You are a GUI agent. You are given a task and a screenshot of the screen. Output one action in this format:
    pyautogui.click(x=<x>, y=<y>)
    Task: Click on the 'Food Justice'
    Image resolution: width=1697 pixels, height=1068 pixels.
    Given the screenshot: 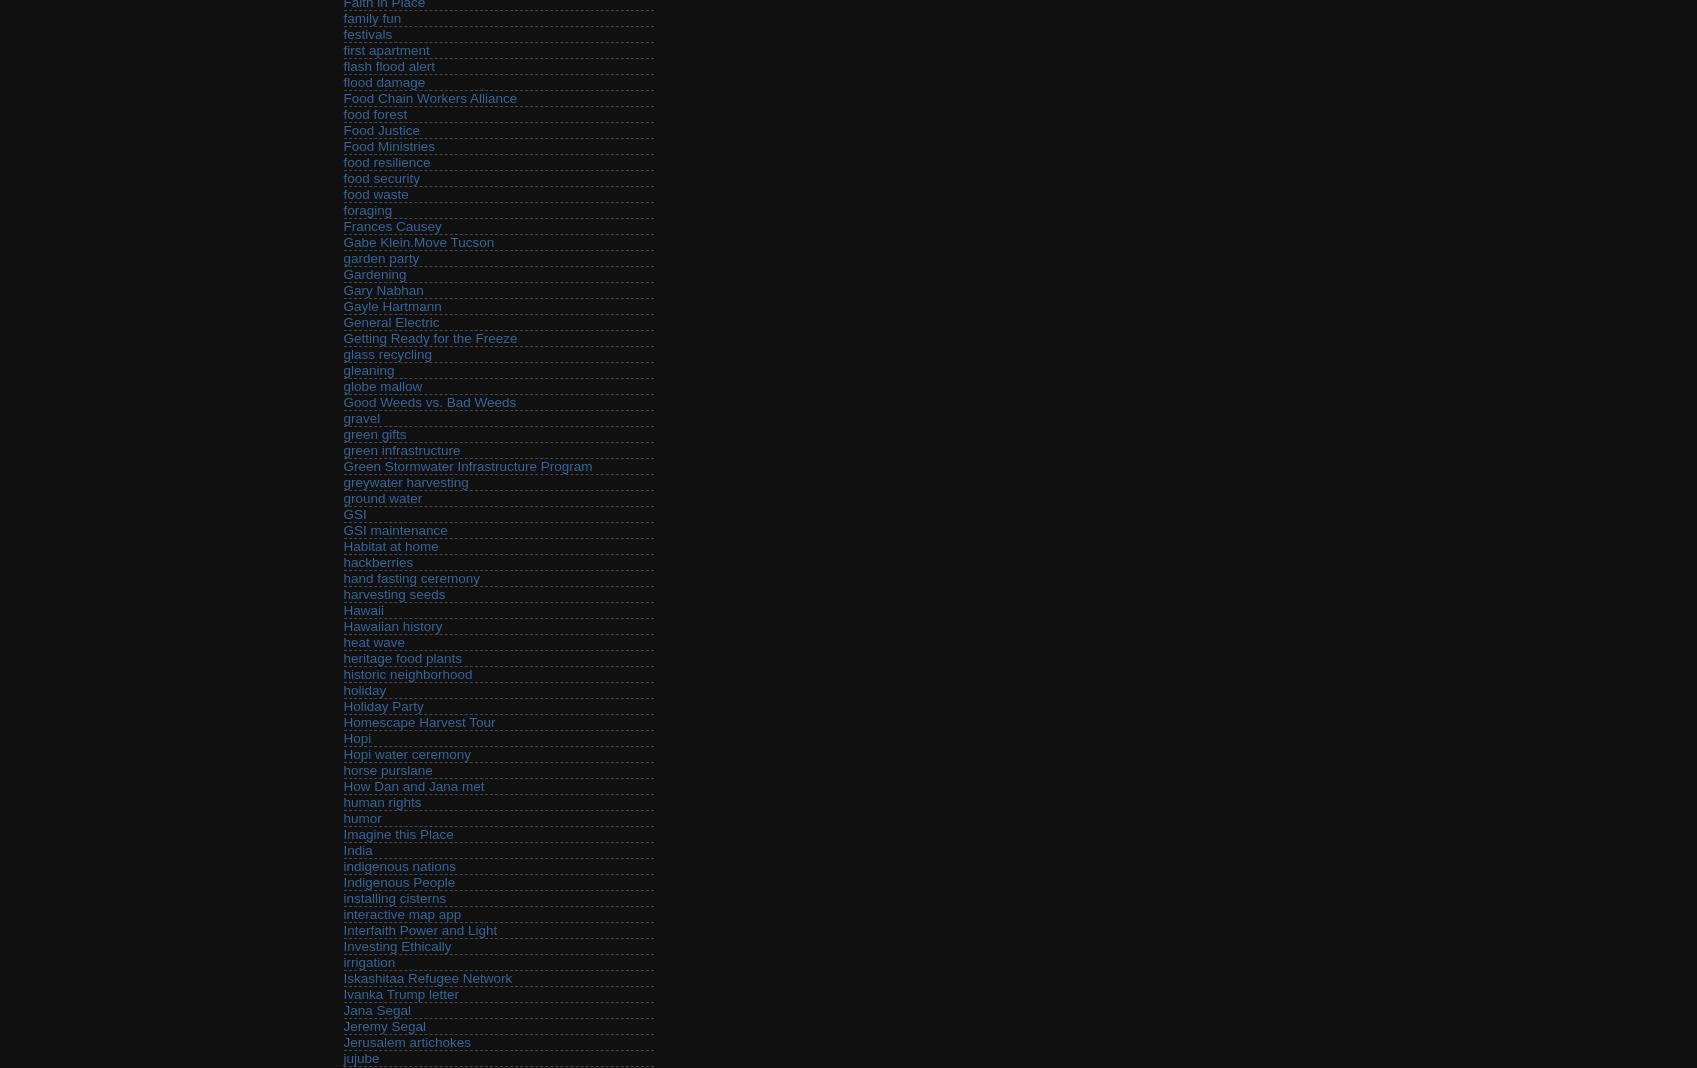 What is the action you would take?
    pyautogui.click(x=381, y=129)
    